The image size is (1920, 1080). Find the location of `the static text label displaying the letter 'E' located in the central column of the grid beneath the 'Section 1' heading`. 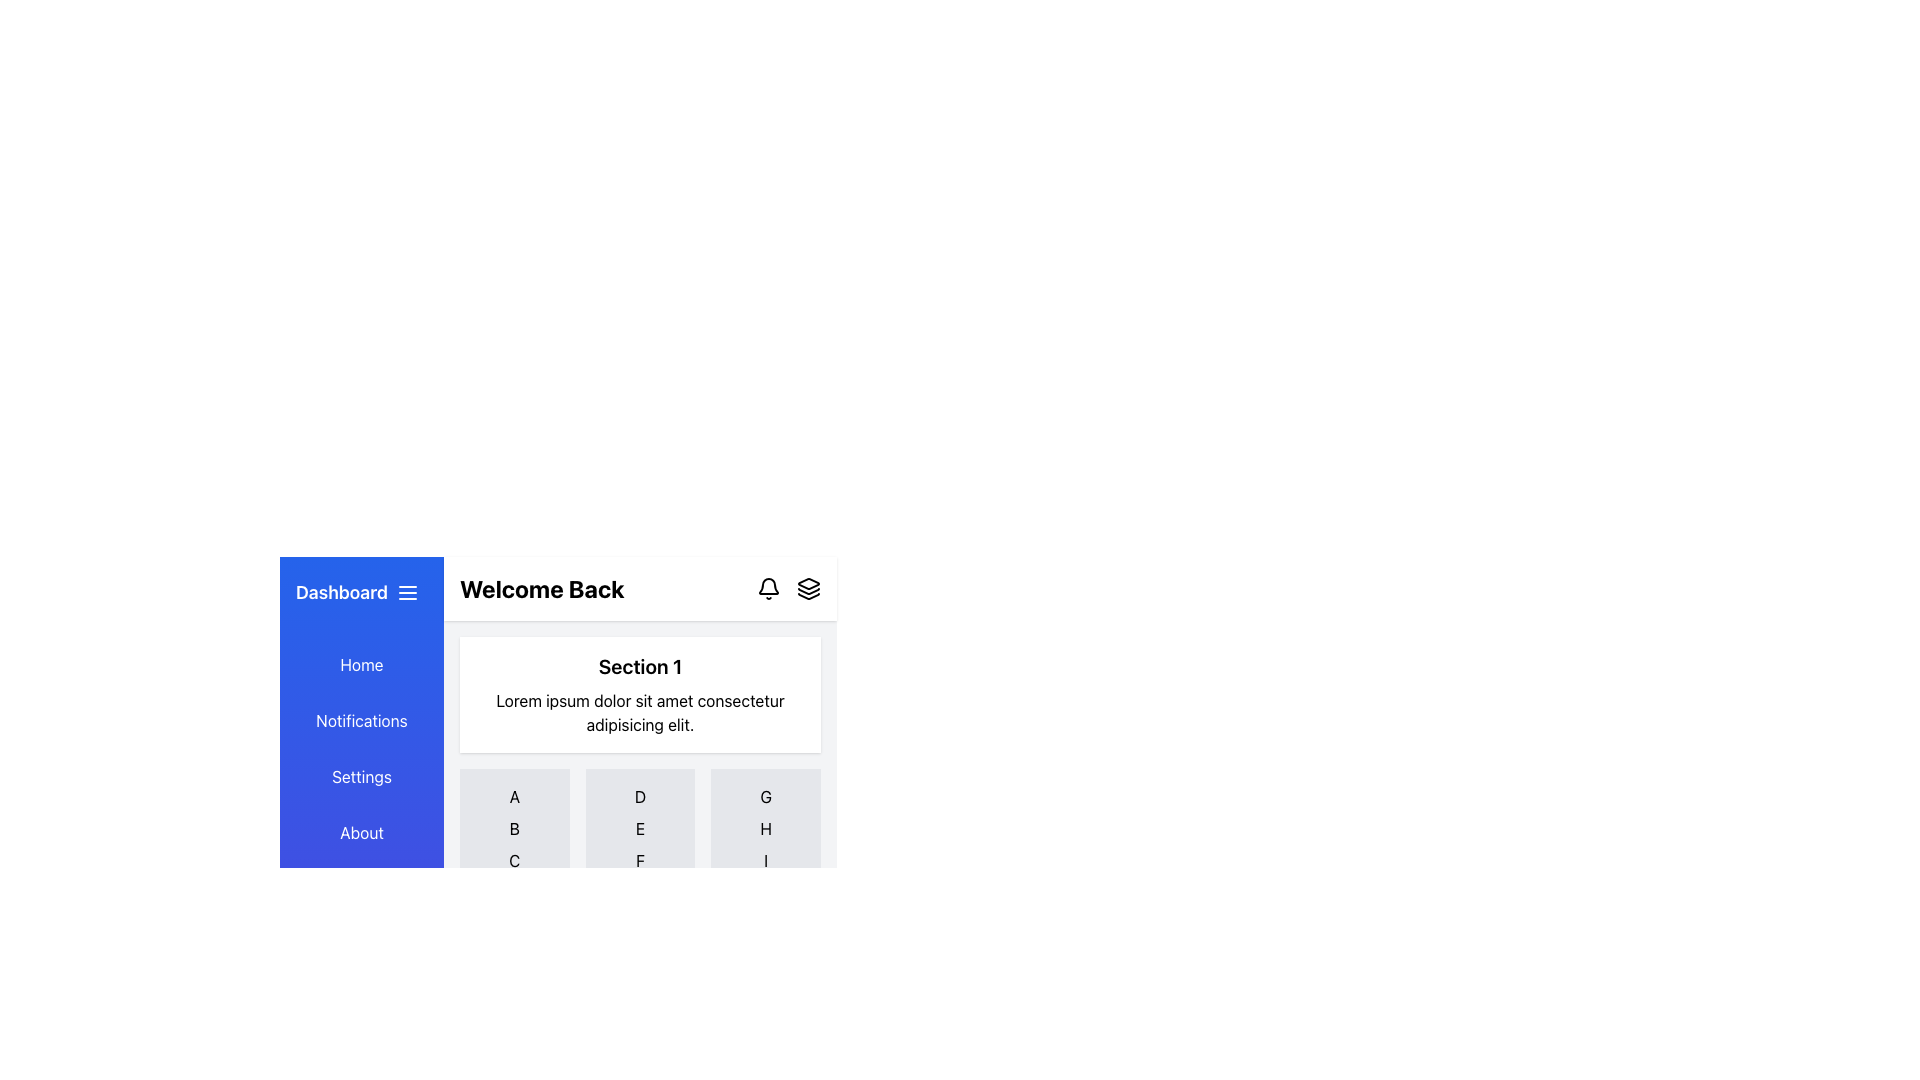

the static text label displaying the letter 'E' located in the central column of the grid beneath the 'Section 1' heading is located at coordinates (640, 833).